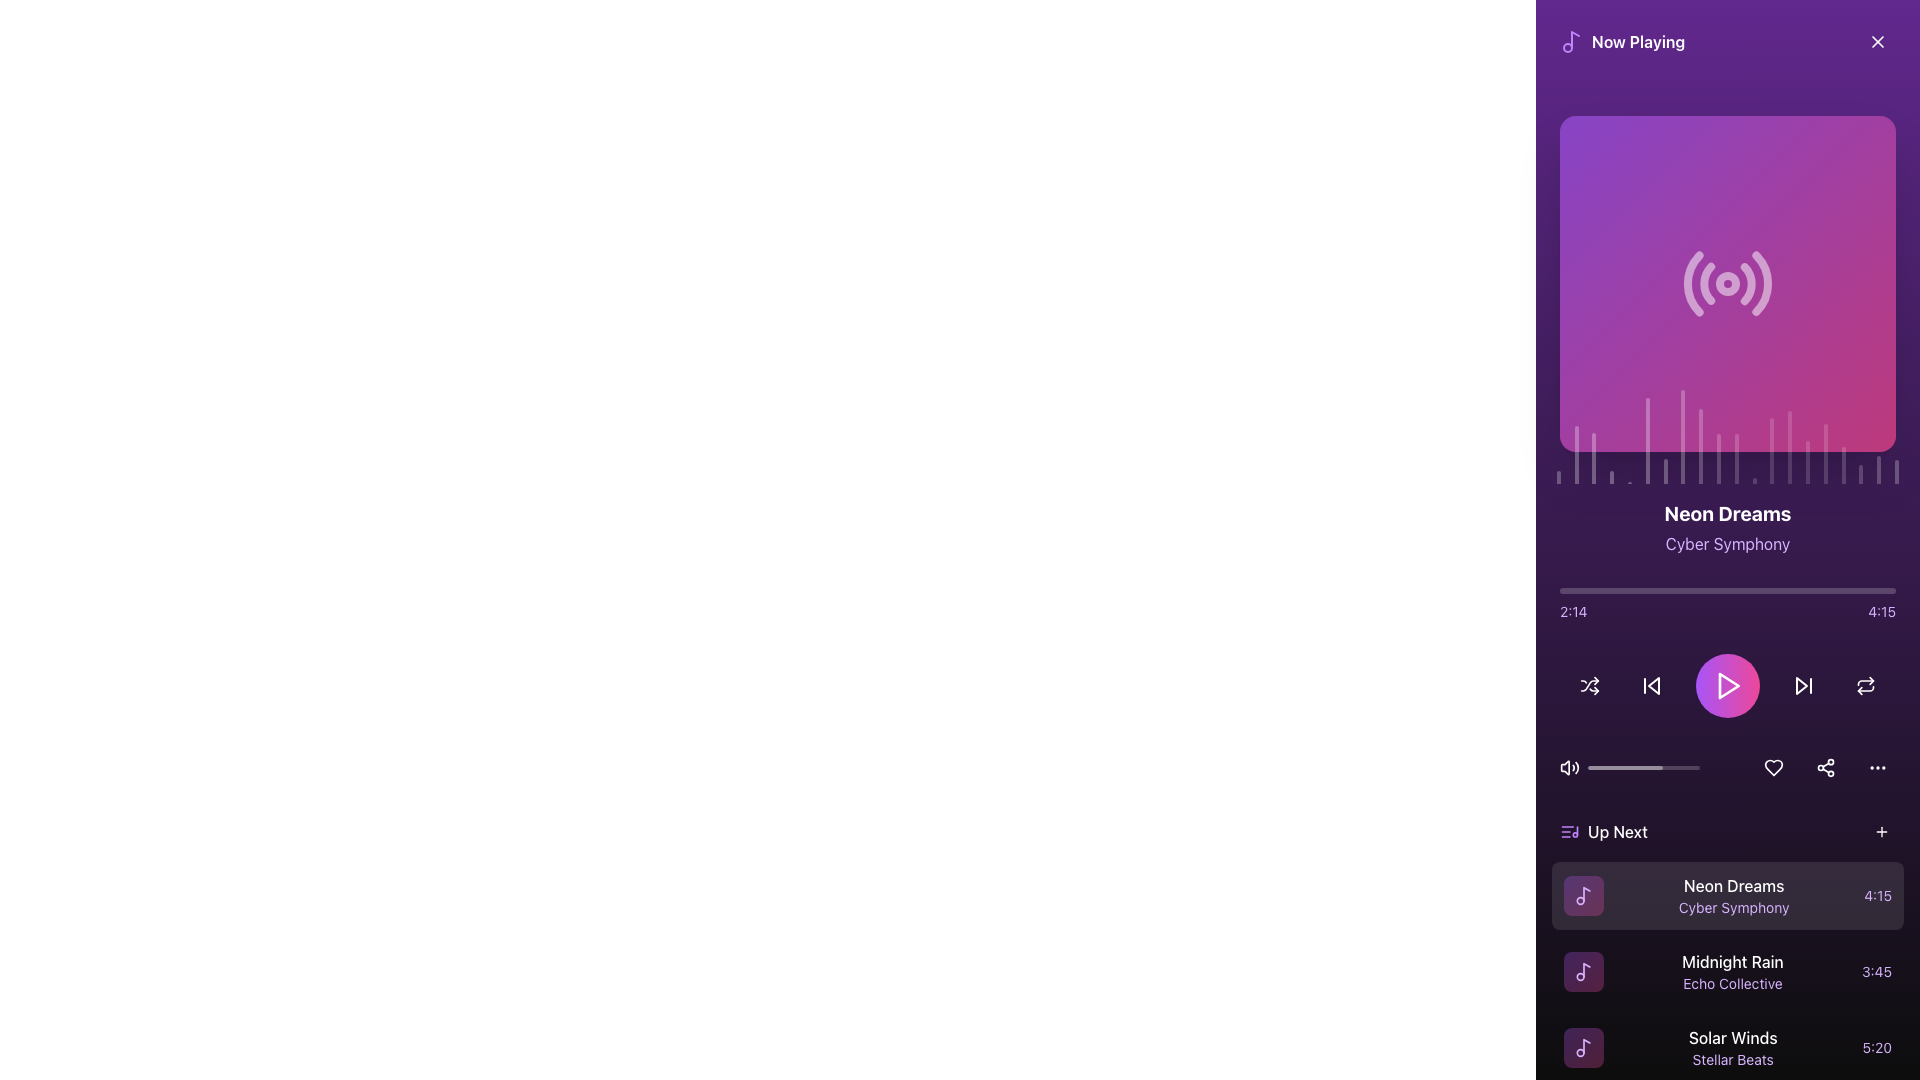  What do you see at coordinates (1825, 766) in the screenshot?
I see `the icon resembling three dots connected by lines forming a triangular shape, located beneath the progress bar and to the right of the heart icon` at bounding box center [1825, 766].